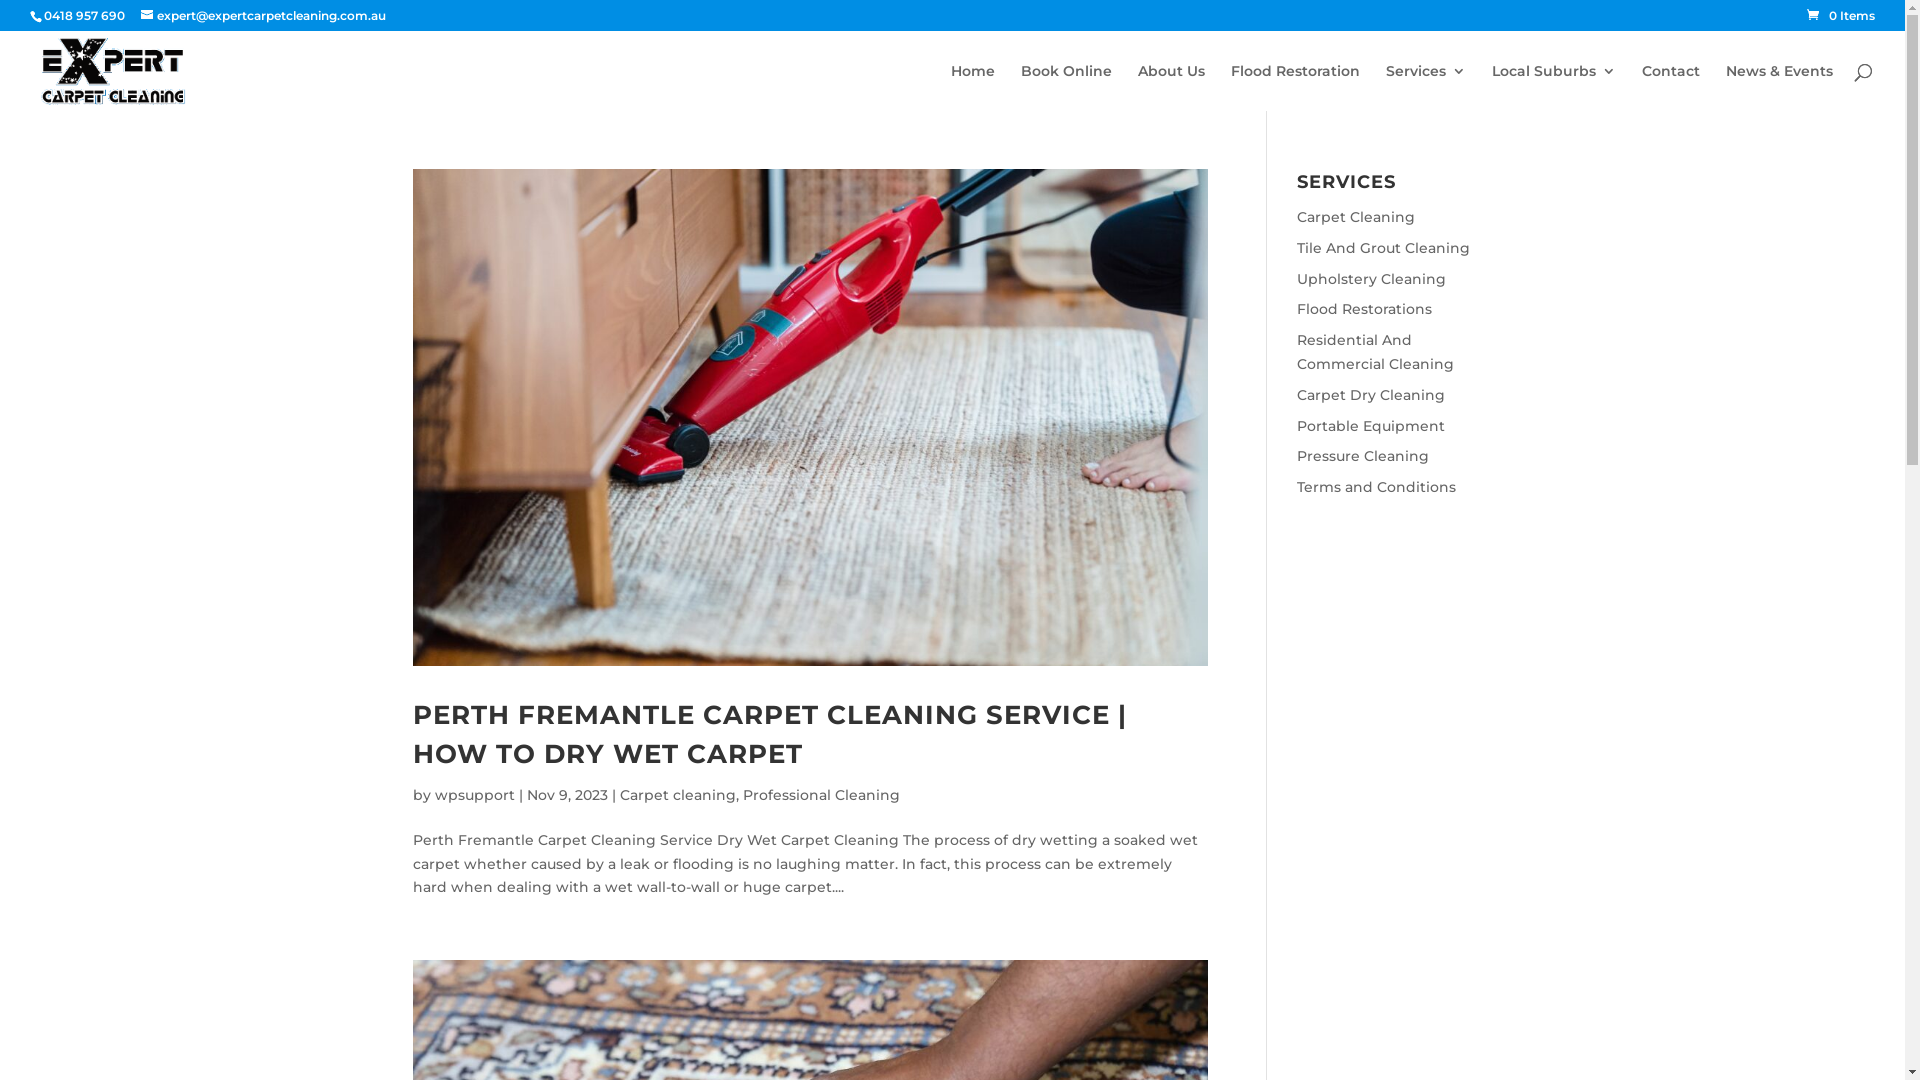  I want to click on 'Portable Equipment', so click(1296, 424).